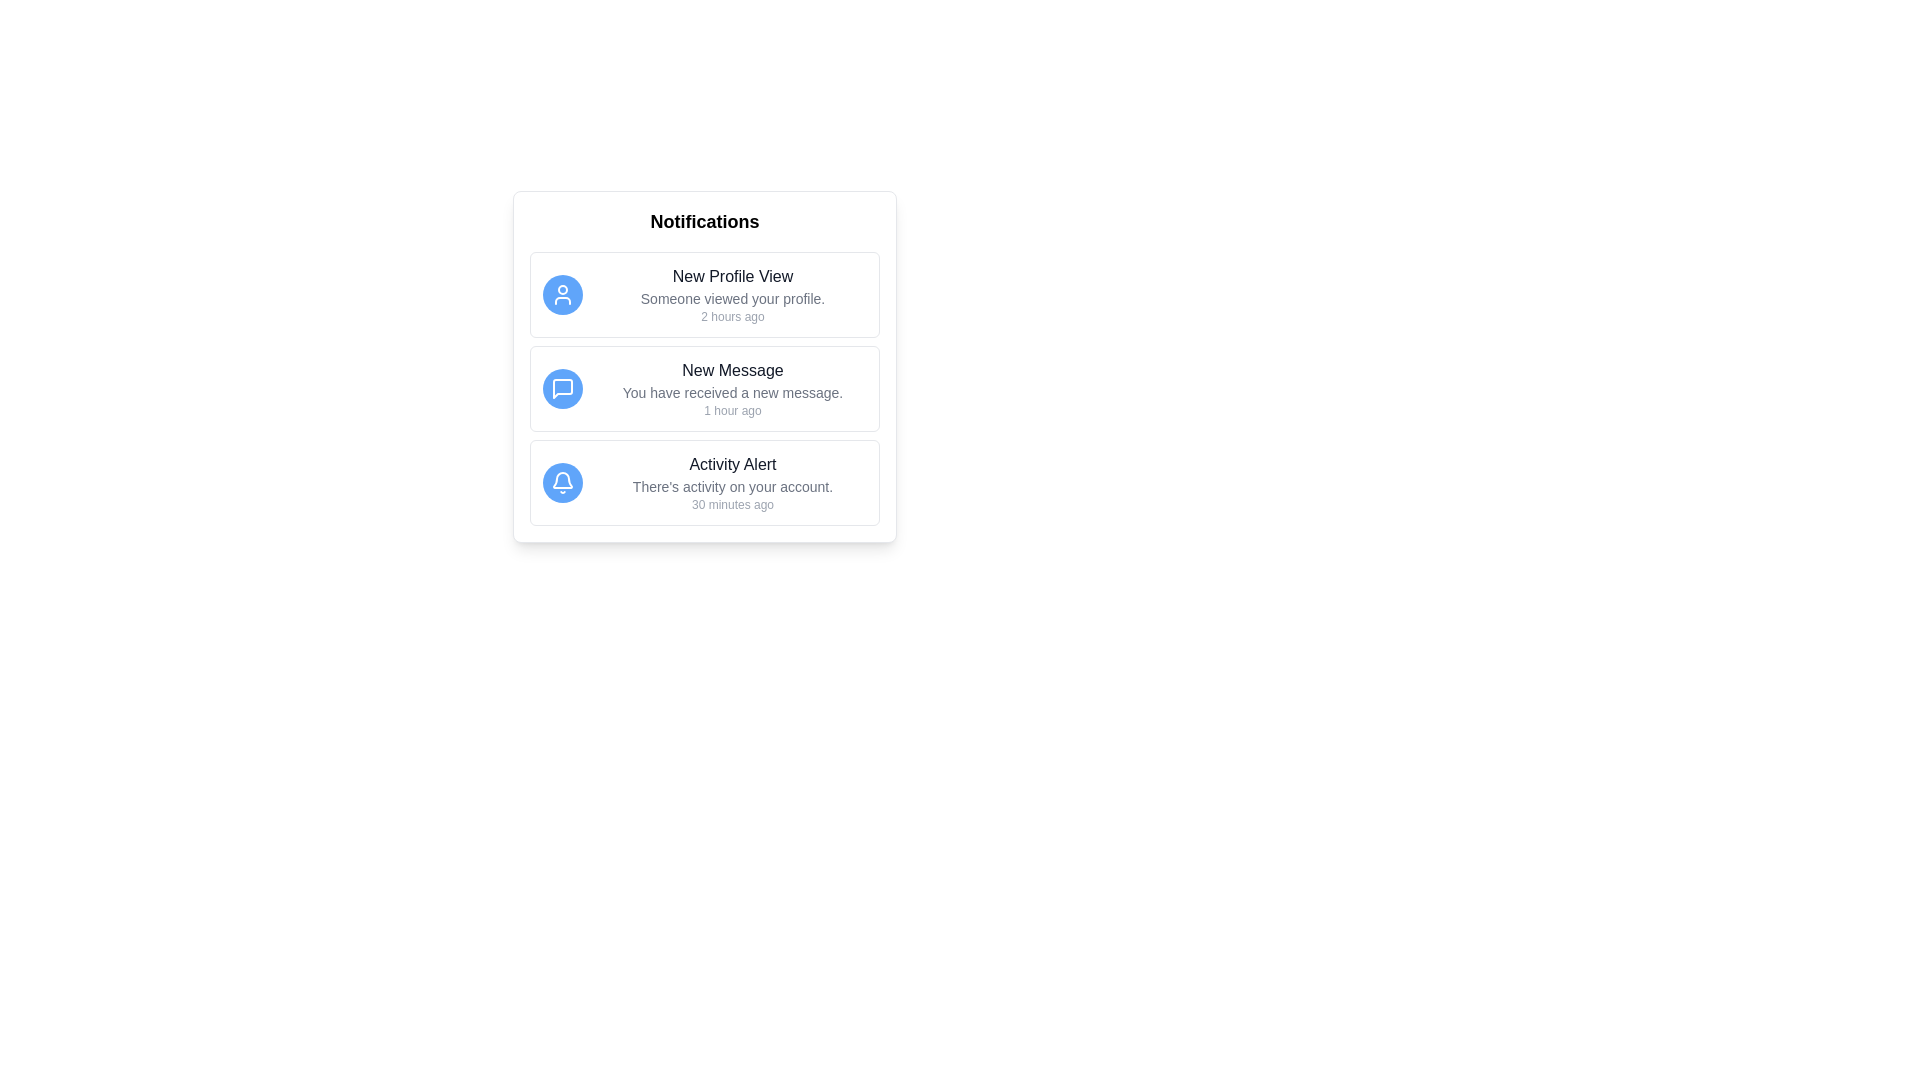 Image resolution: width=1920 pixels, height=1080 pixels. What do you see at coordinates (732, 486) in the screenshot?
I see `the notification message body in the 'Activity Alert' block, which is the second line of text beneath the heading 'Activity Alert'` at bounding box center [732, 486].